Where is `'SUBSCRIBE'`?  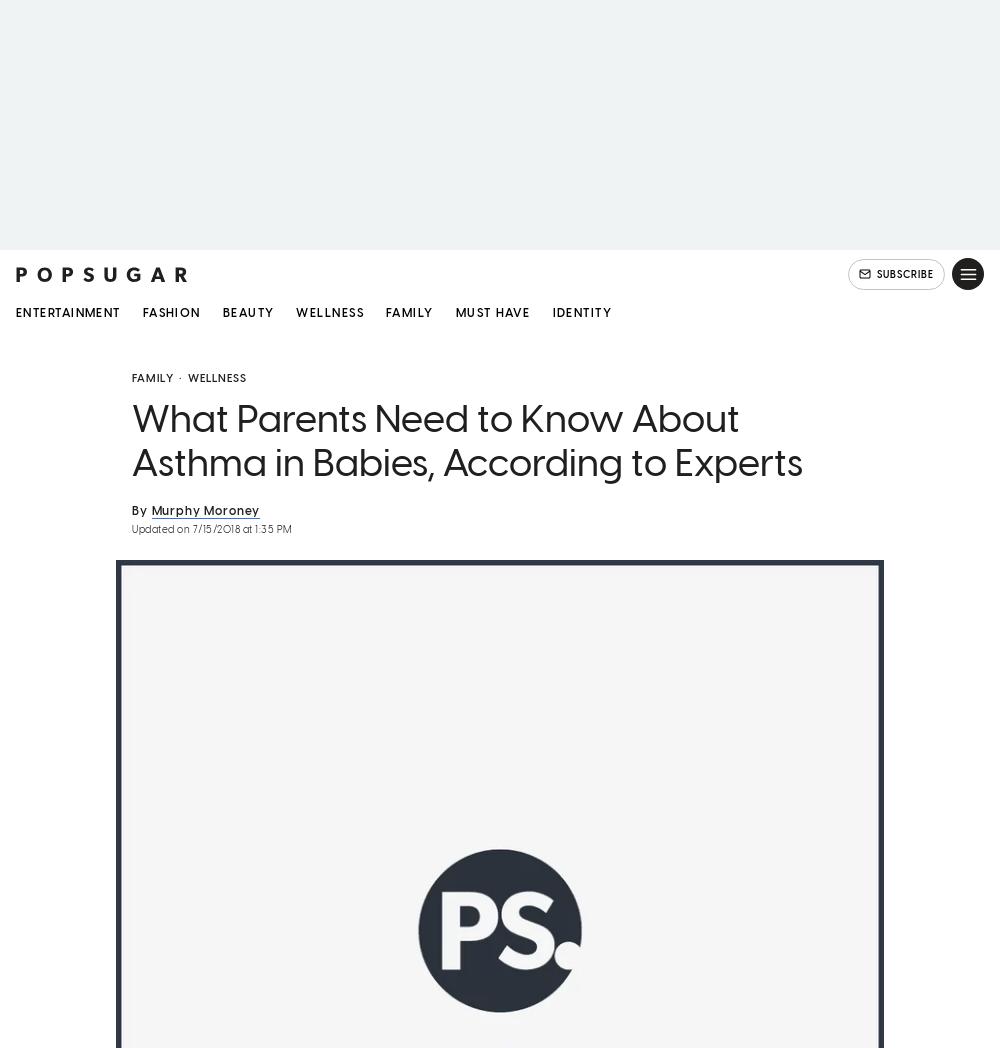
'SUBSCRIBE' is located at coordinates (905, 272).